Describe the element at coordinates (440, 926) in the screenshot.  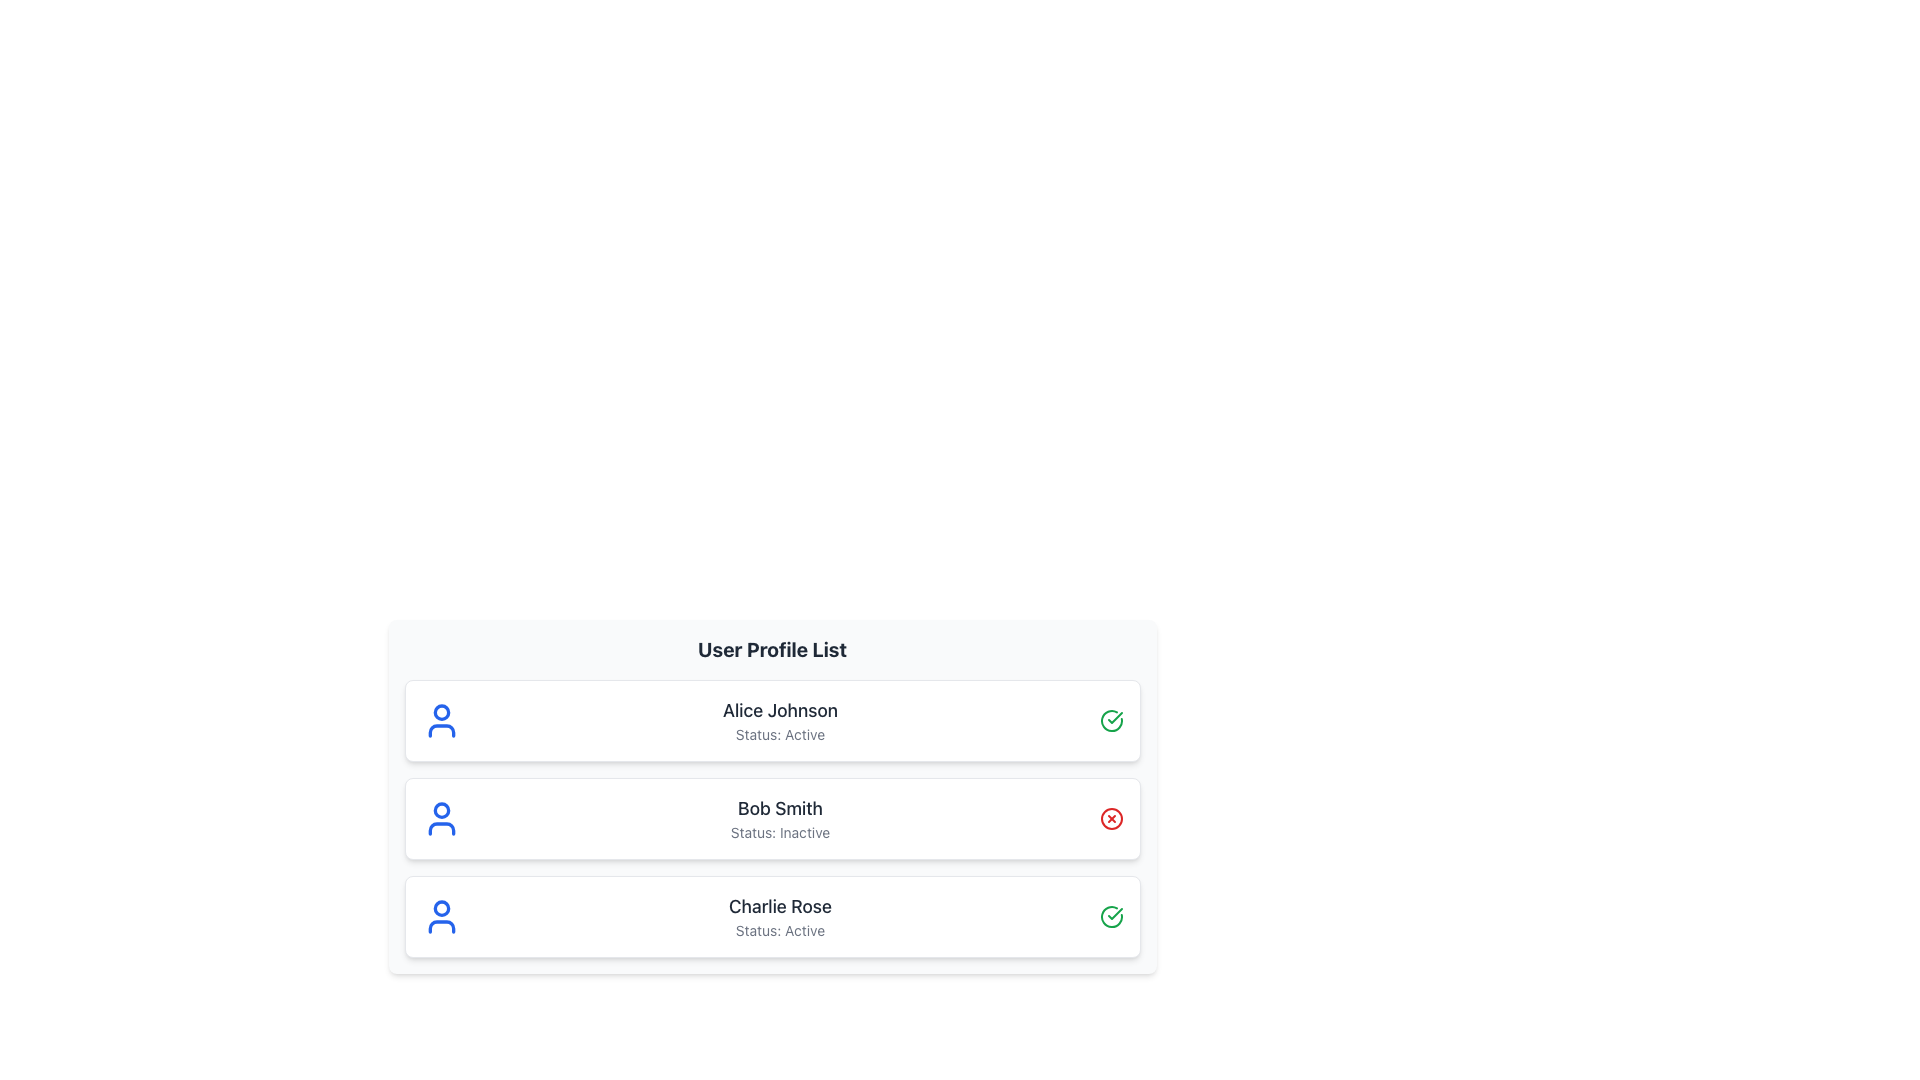
I see `the Icon graphic part of the SVG that visually indicates the user's profile for 'Charlie Rose' in the UI` at that location.